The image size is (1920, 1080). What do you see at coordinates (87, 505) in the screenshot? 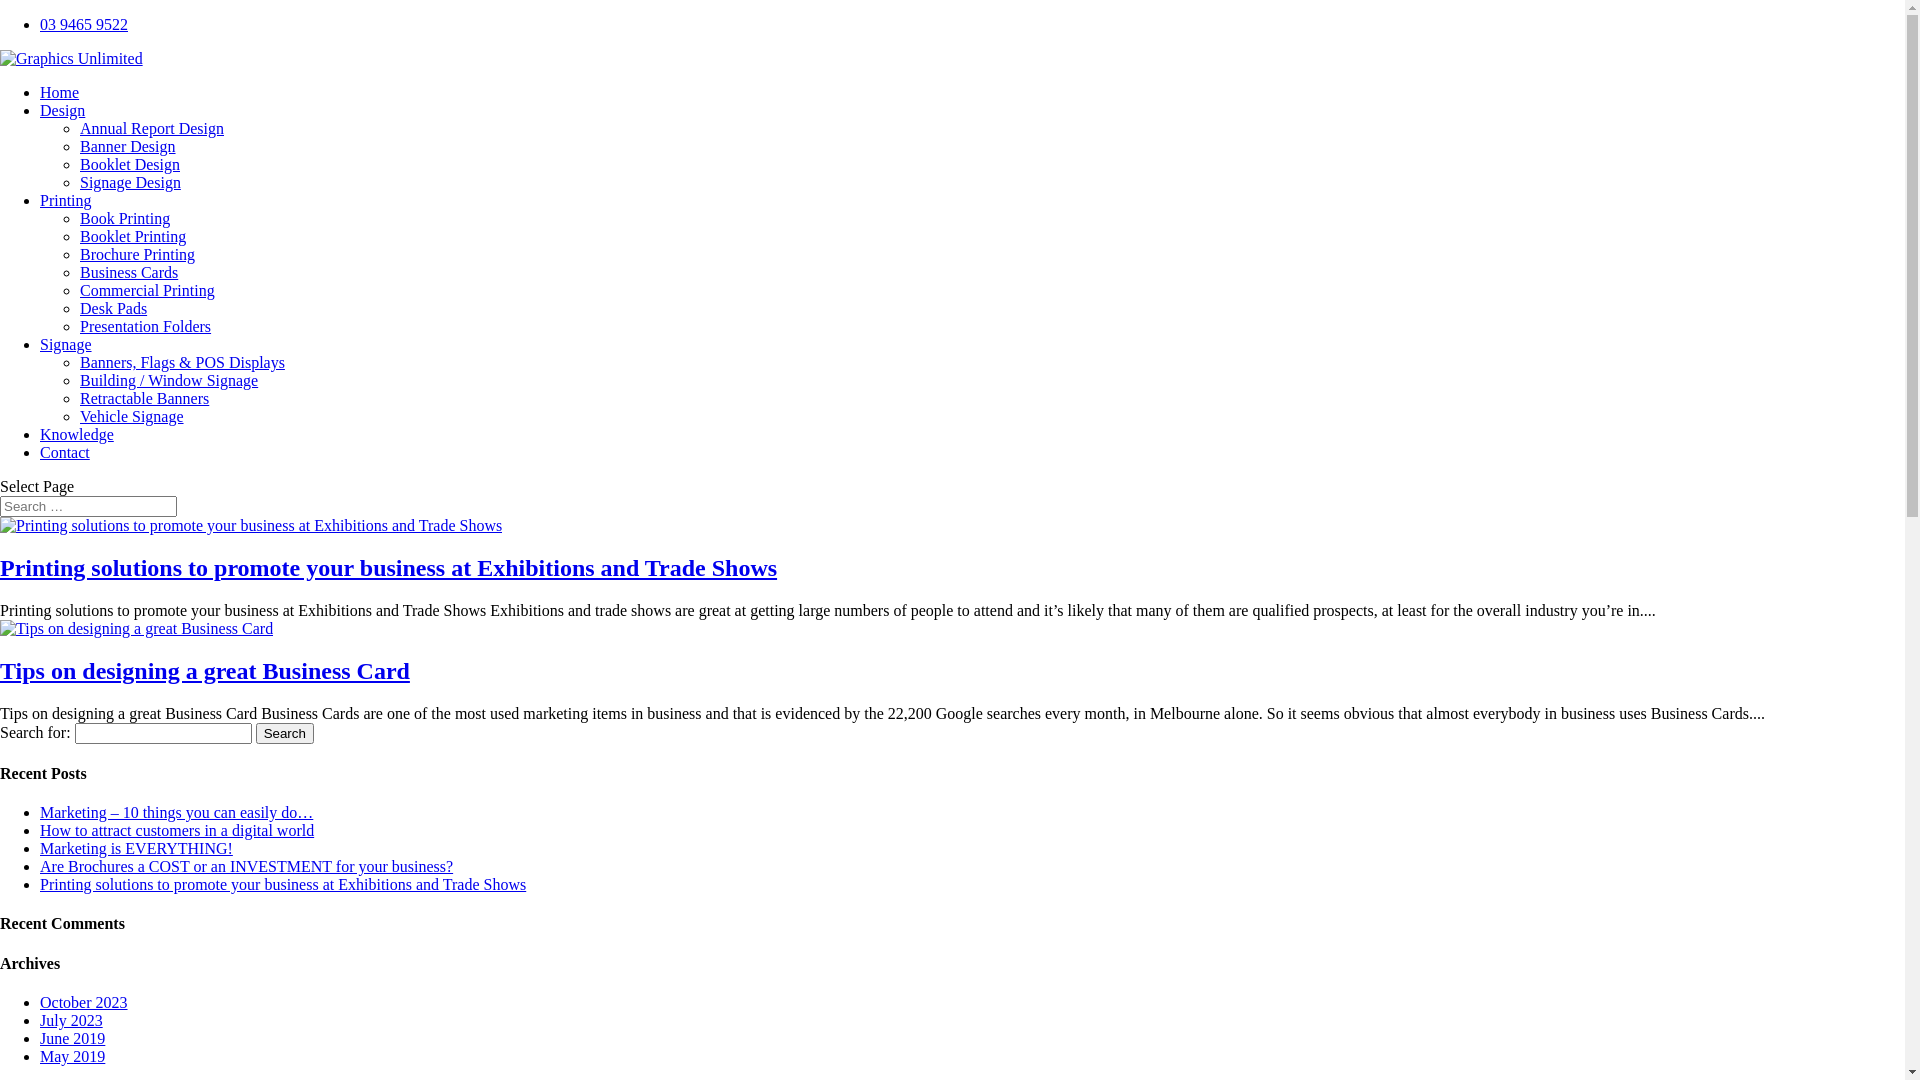
I see `'Search for:'` at bounding box center [87, 505].